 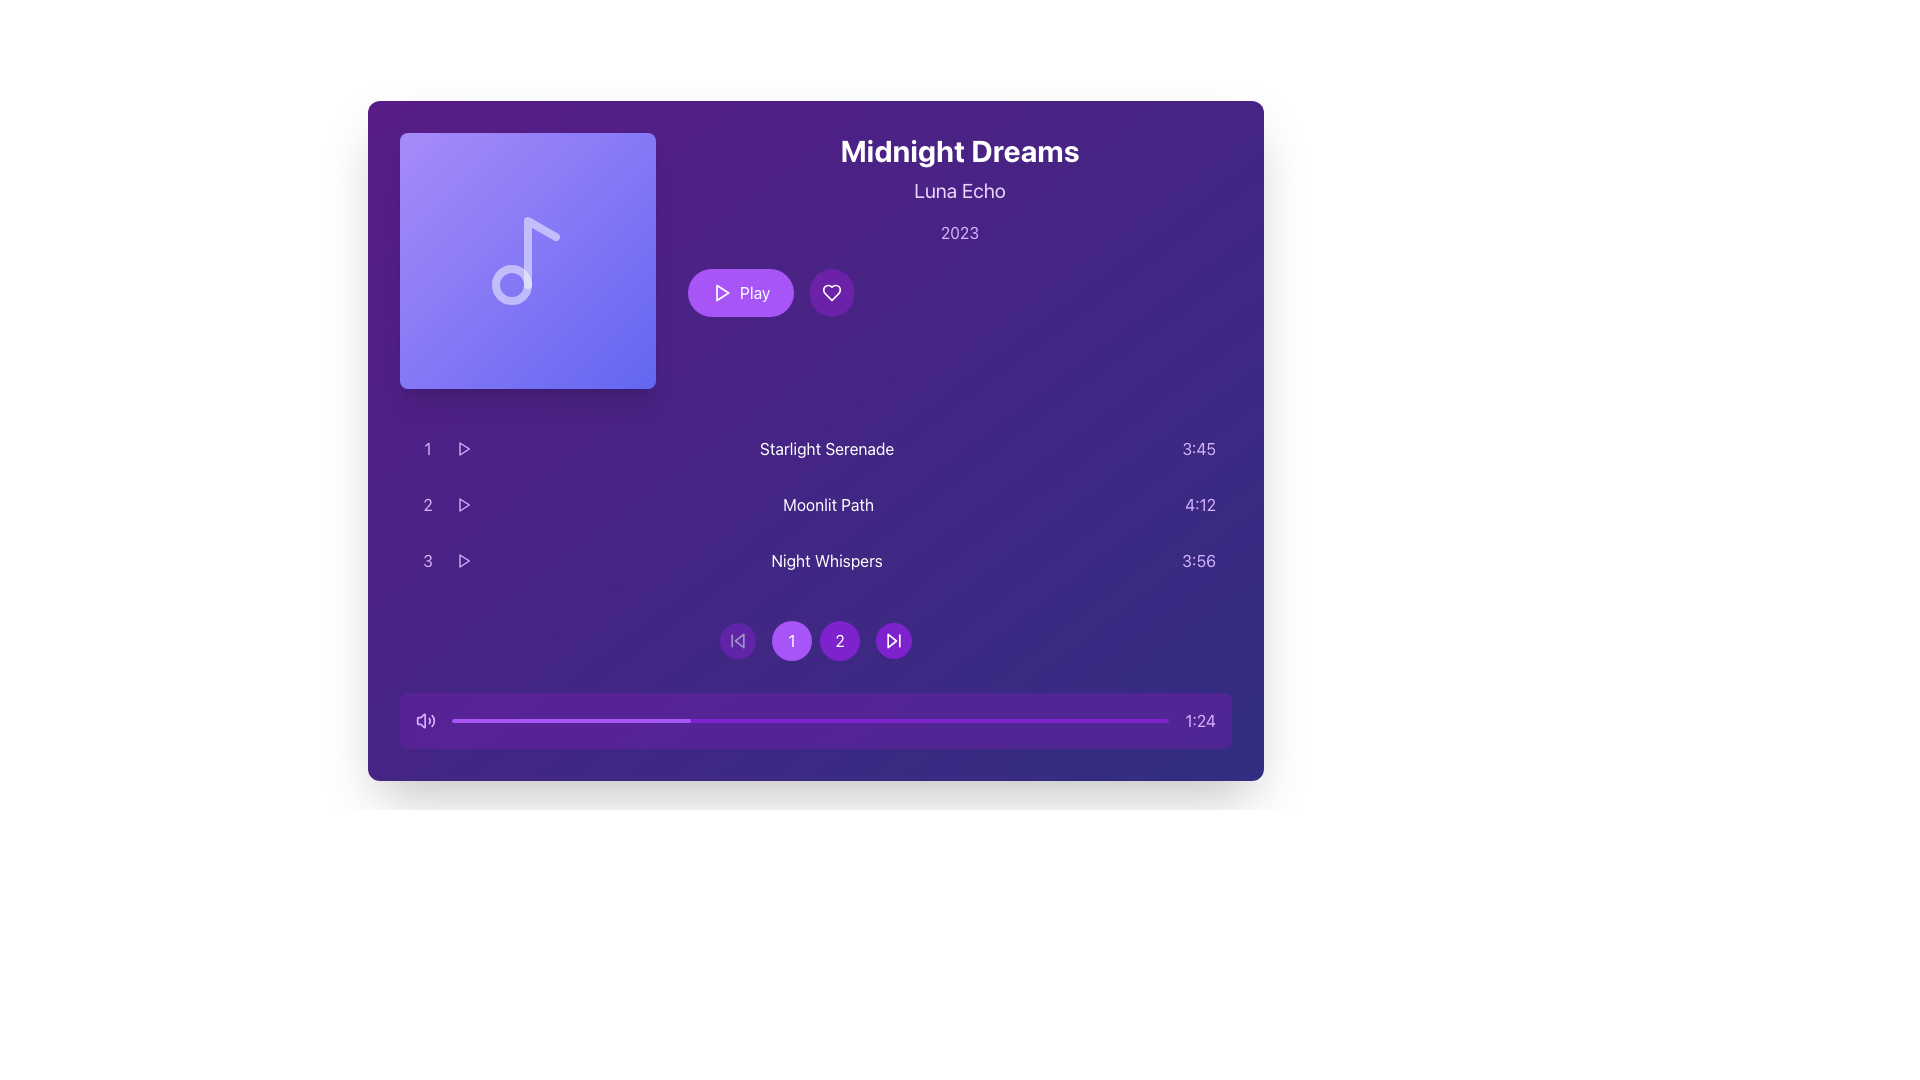 What do you see at coordinates (1200, 721) in the screenshot?
I see `the time display element showing '1:24' in purple, located at the far-right end of the progress bar component` at bounding box center [1200, 721].